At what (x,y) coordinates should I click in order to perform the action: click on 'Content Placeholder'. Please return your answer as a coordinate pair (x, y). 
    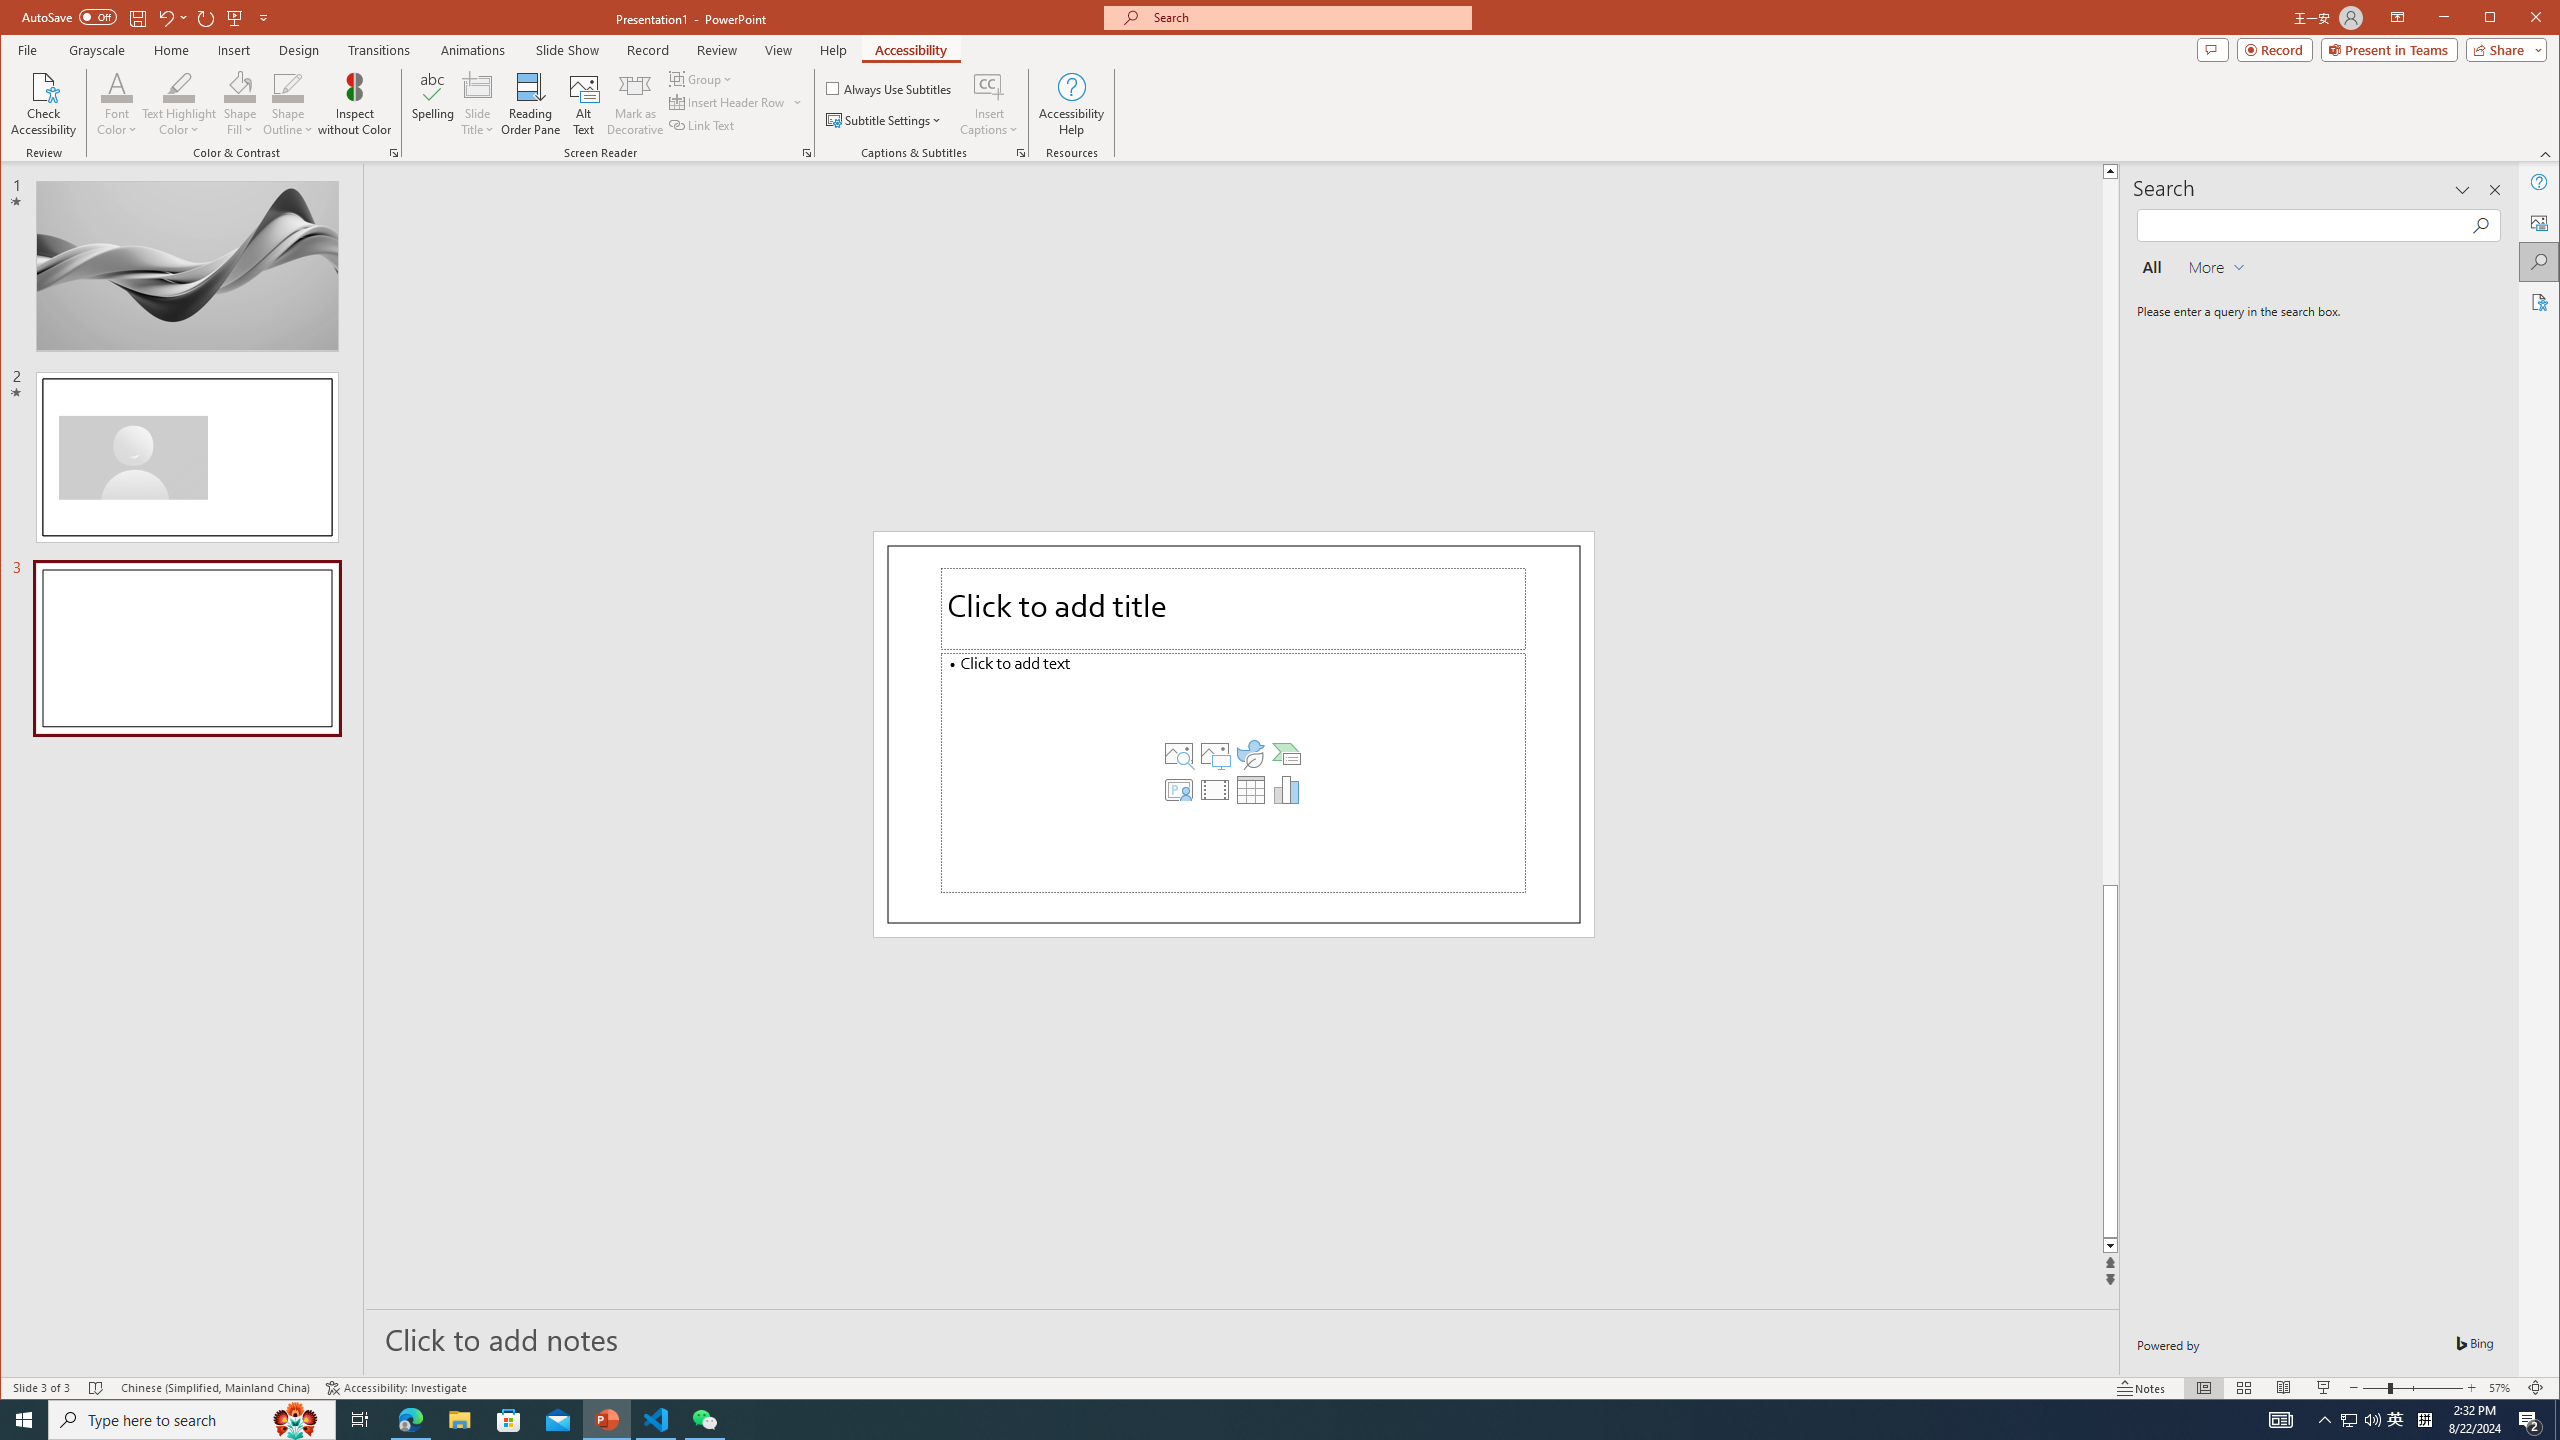
    Looking at the image, I should click on (1232, 771).